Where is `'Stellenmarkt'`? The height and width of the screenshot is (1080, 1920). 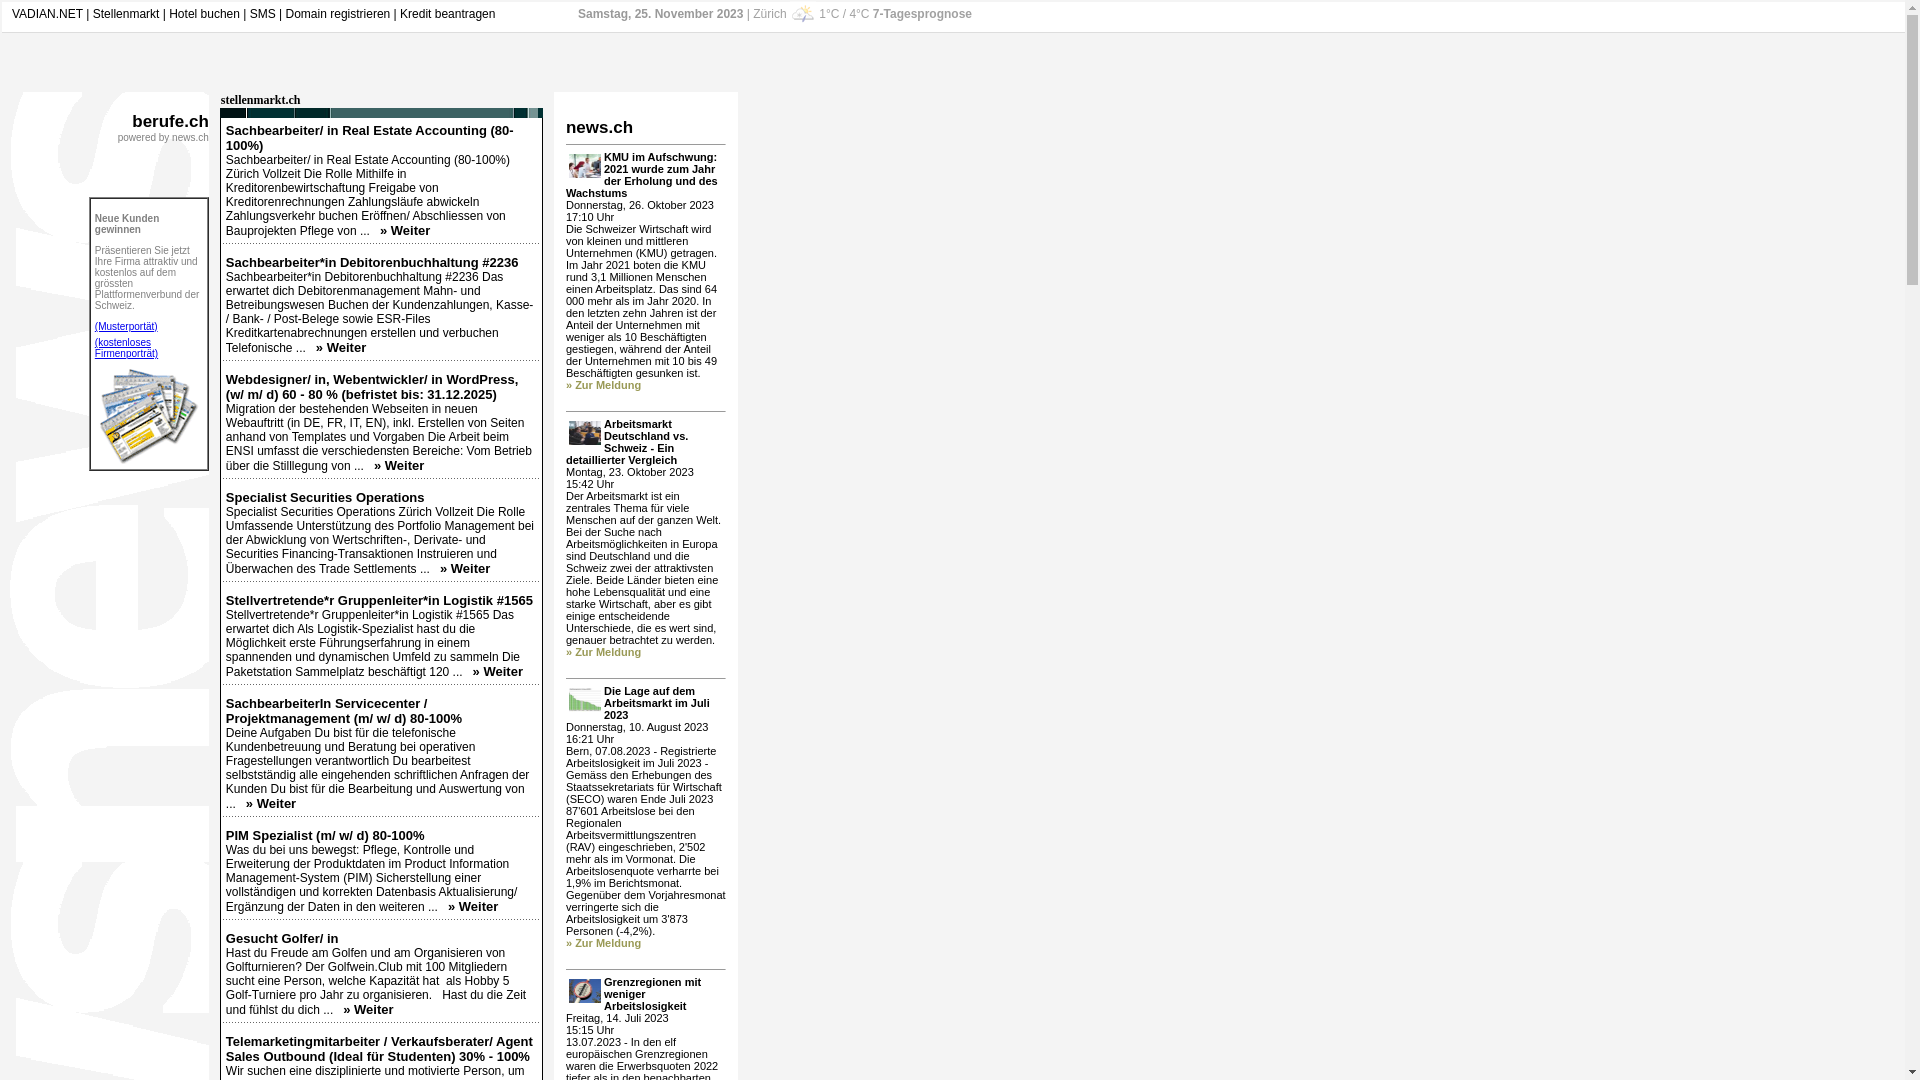
'Stellenmarkt' is located at coordinates (125, 14).